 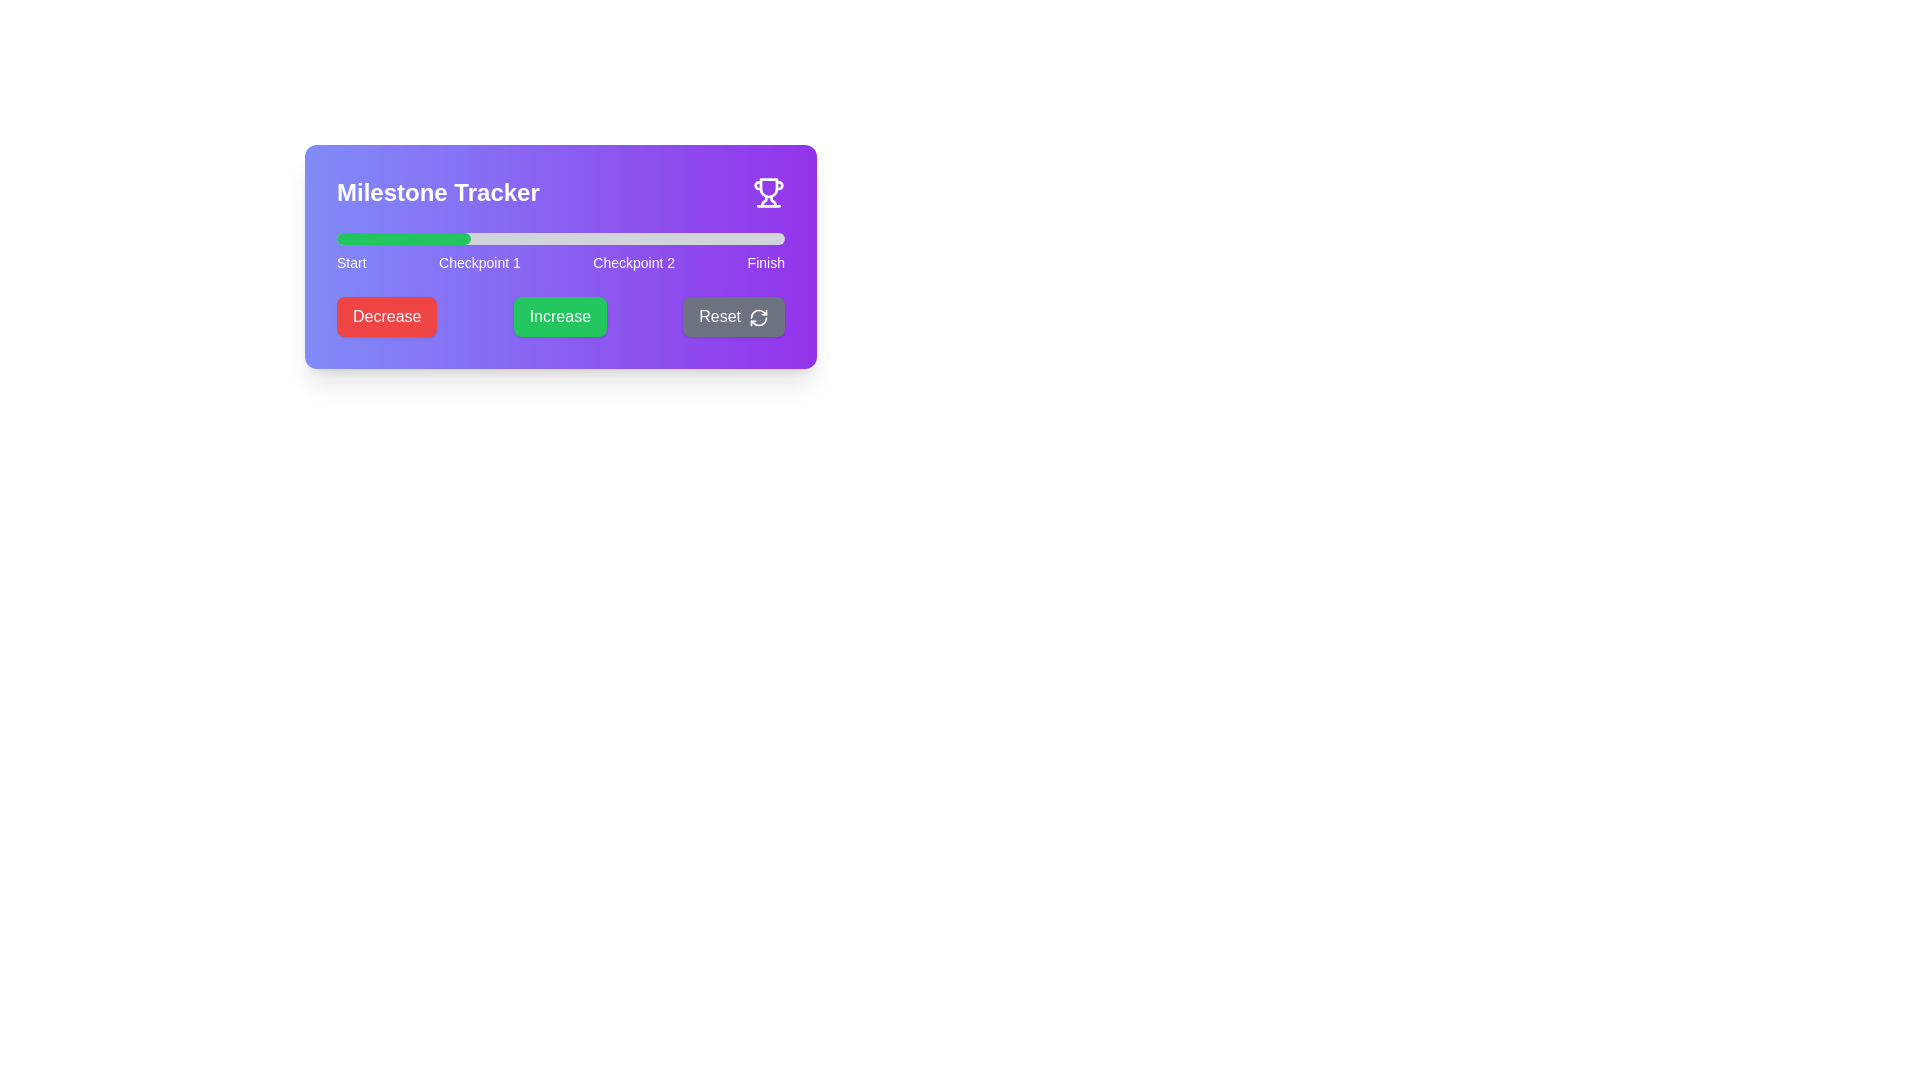 What do you see at coordinates (733, 315) in the screenshot?
I see `the rightmost button labeled 'Reset', which has a gray background and a circular refresh arrow icon, to reset` at bounding box center [733, 315].